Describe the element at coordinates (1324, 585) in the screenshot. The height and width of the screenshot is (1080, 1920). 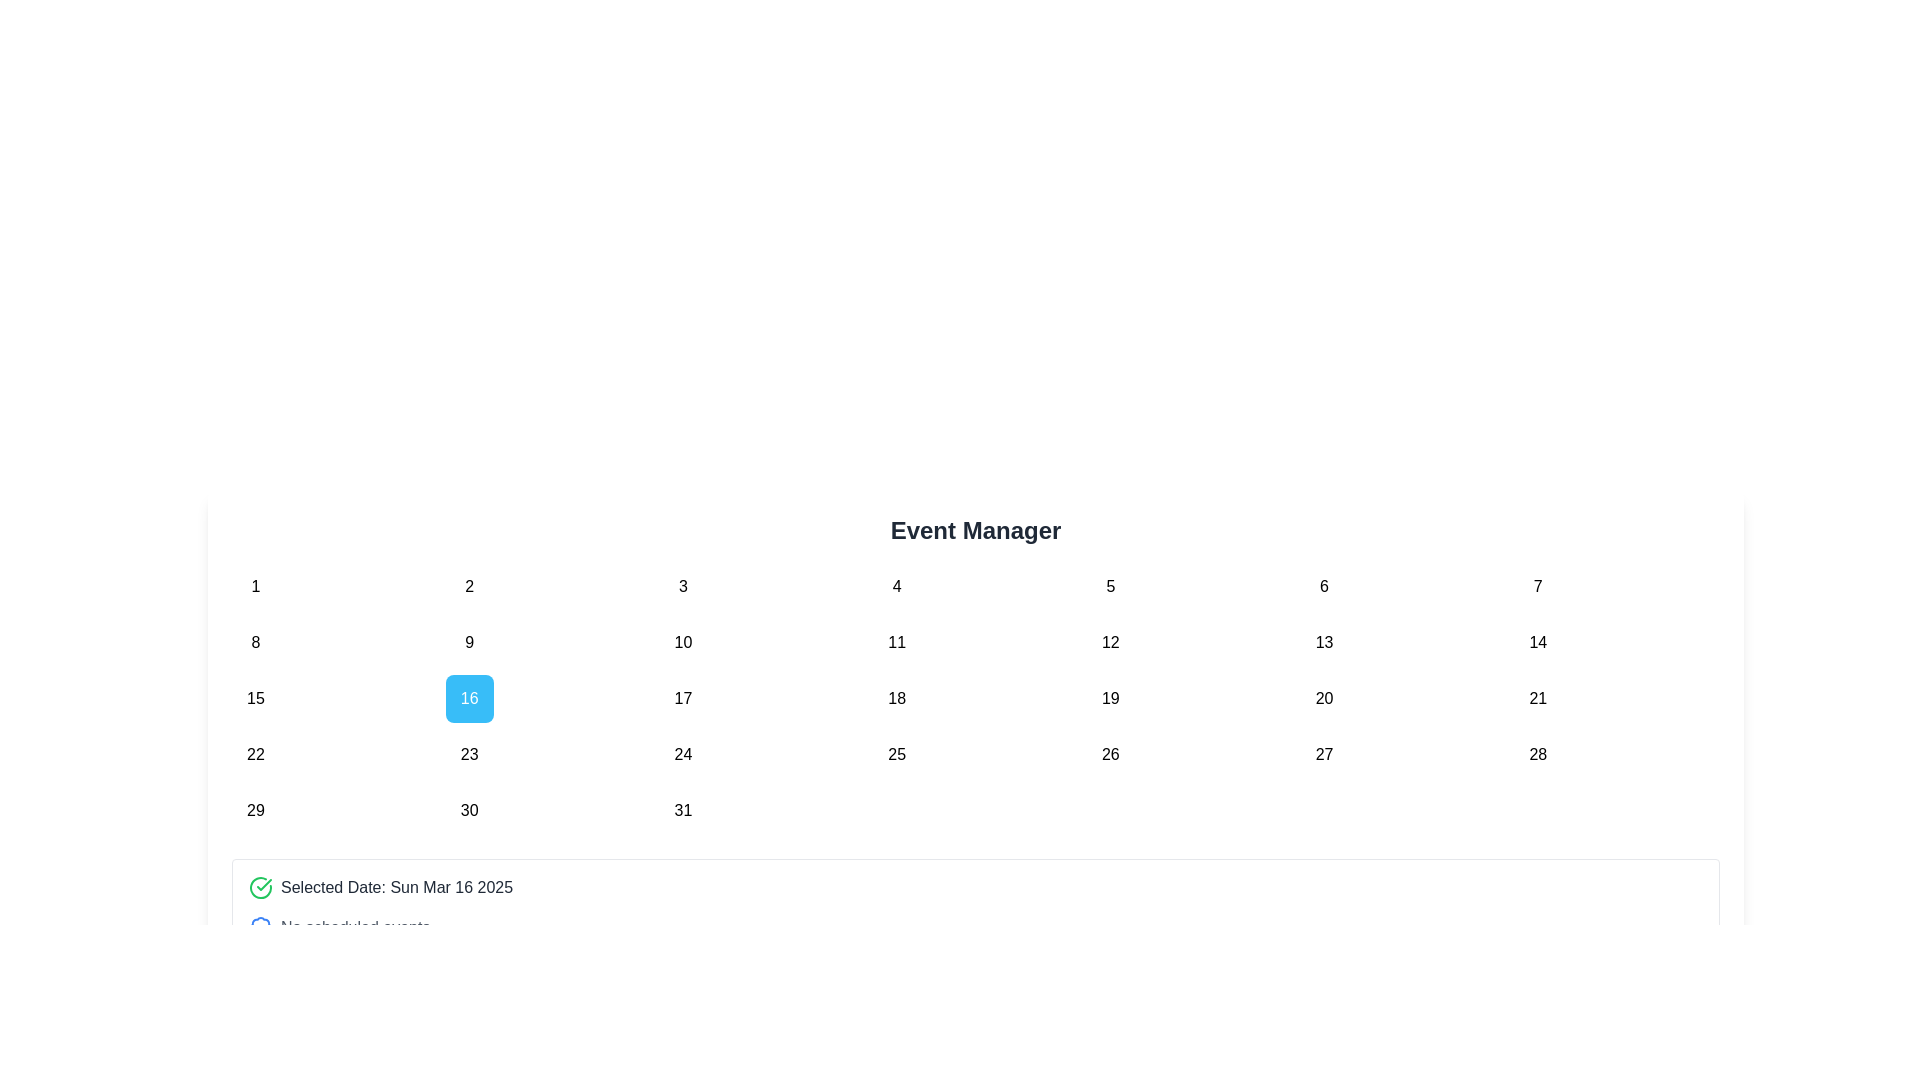
I see `the button representing the sixth day in the calendar view` at that location.